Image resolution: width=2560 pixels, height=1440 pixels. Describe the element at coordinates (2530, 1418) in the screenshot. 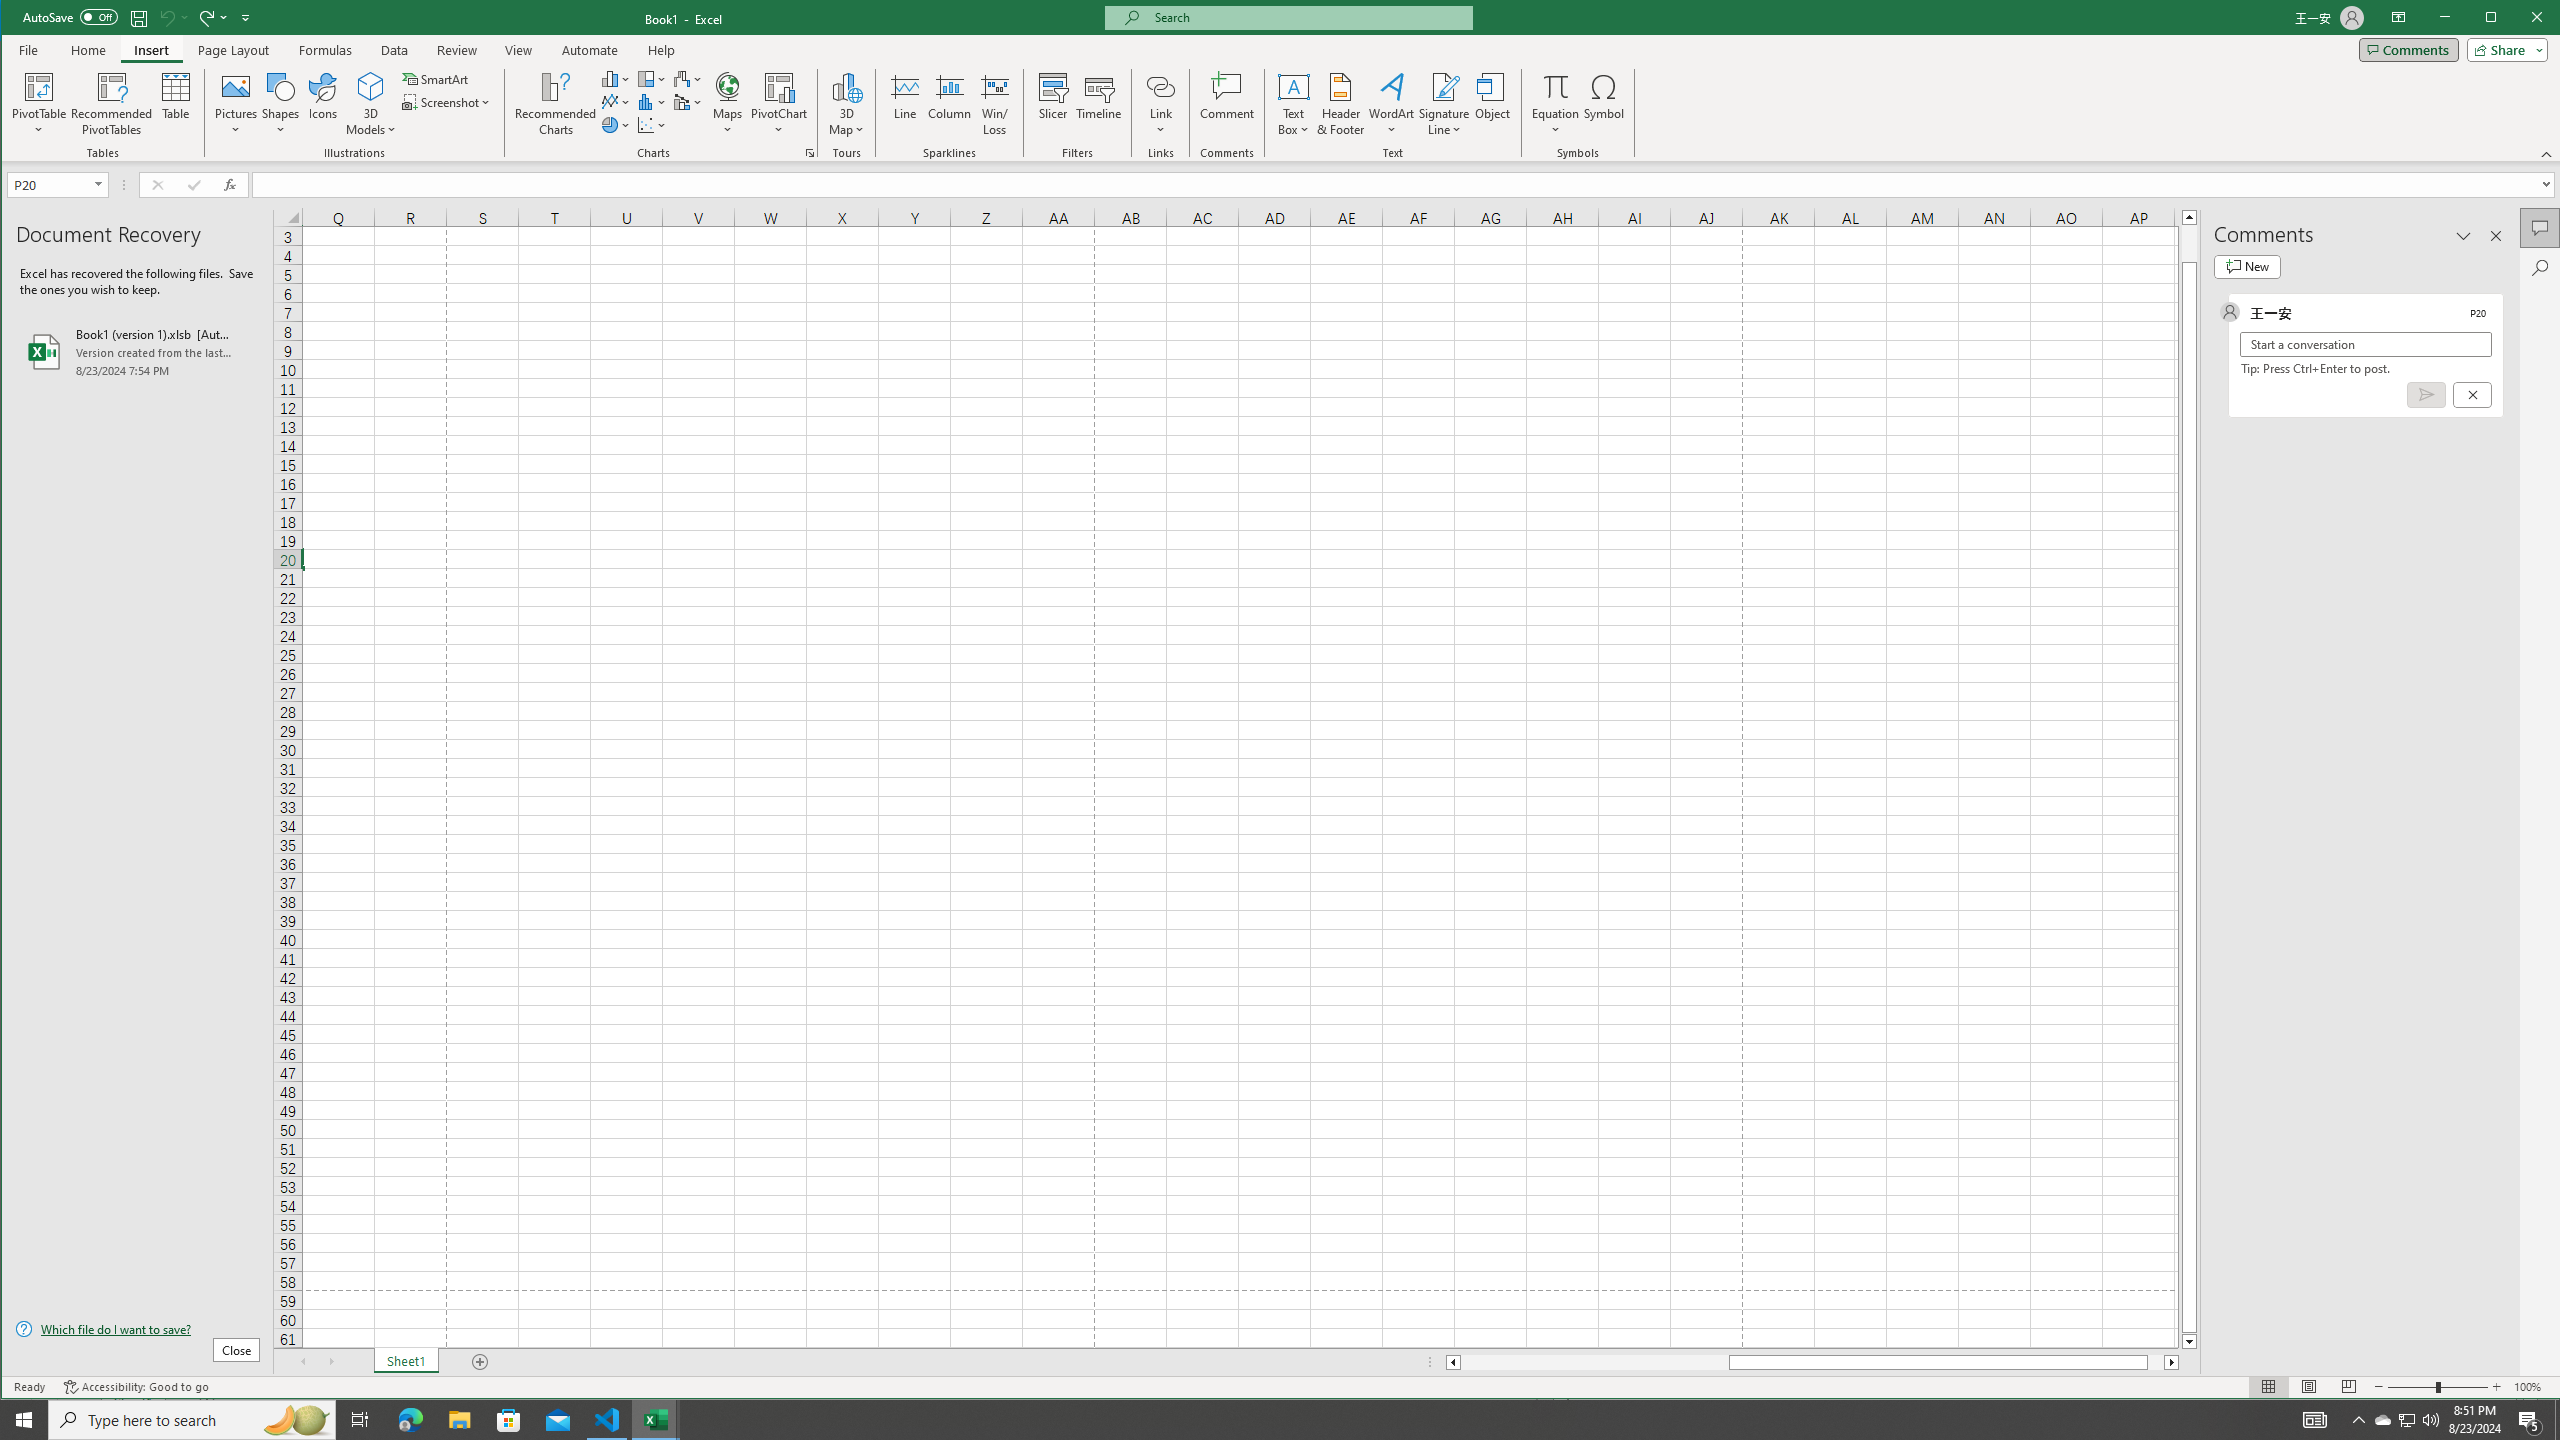

I see `'Action Center, 5 new notifications'` at that location.